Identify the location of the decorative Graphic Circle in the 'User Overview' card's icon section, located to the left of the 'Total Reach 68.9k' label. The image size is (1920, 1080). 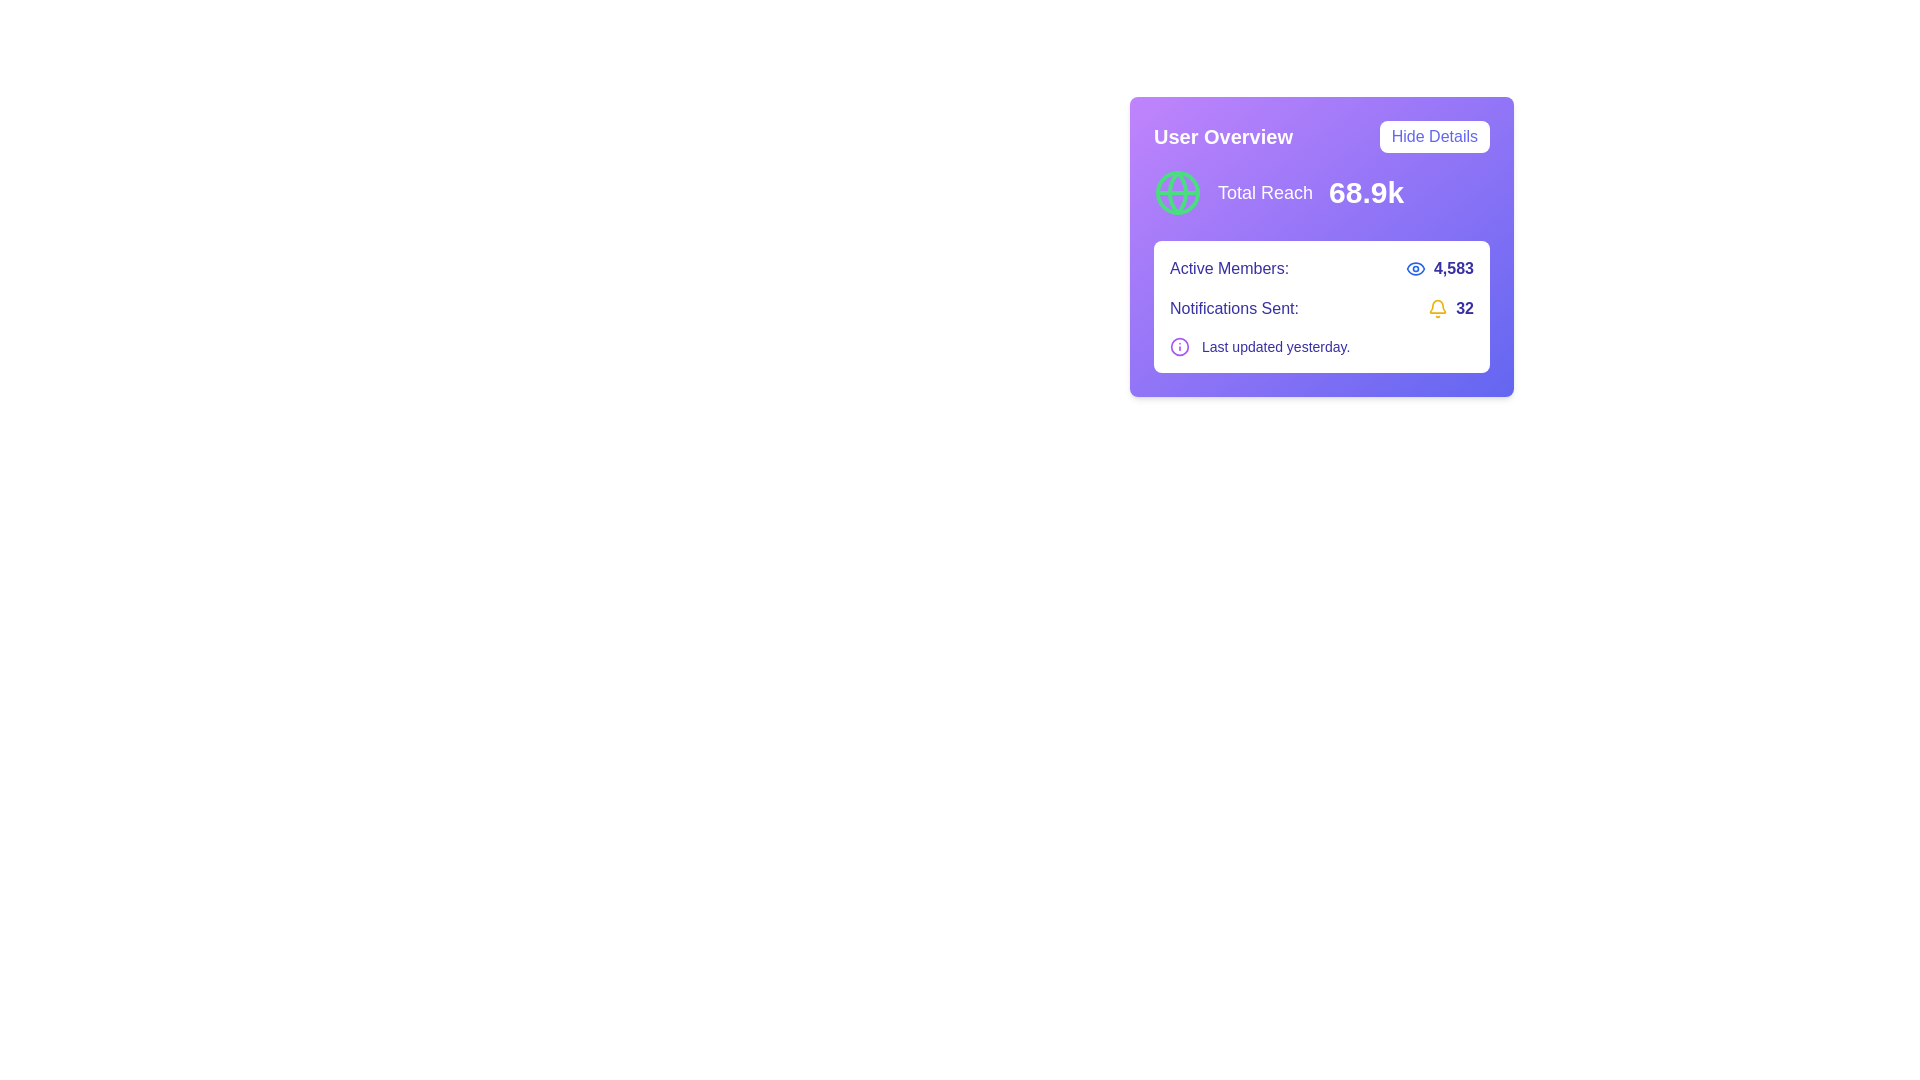
(1177, 192).